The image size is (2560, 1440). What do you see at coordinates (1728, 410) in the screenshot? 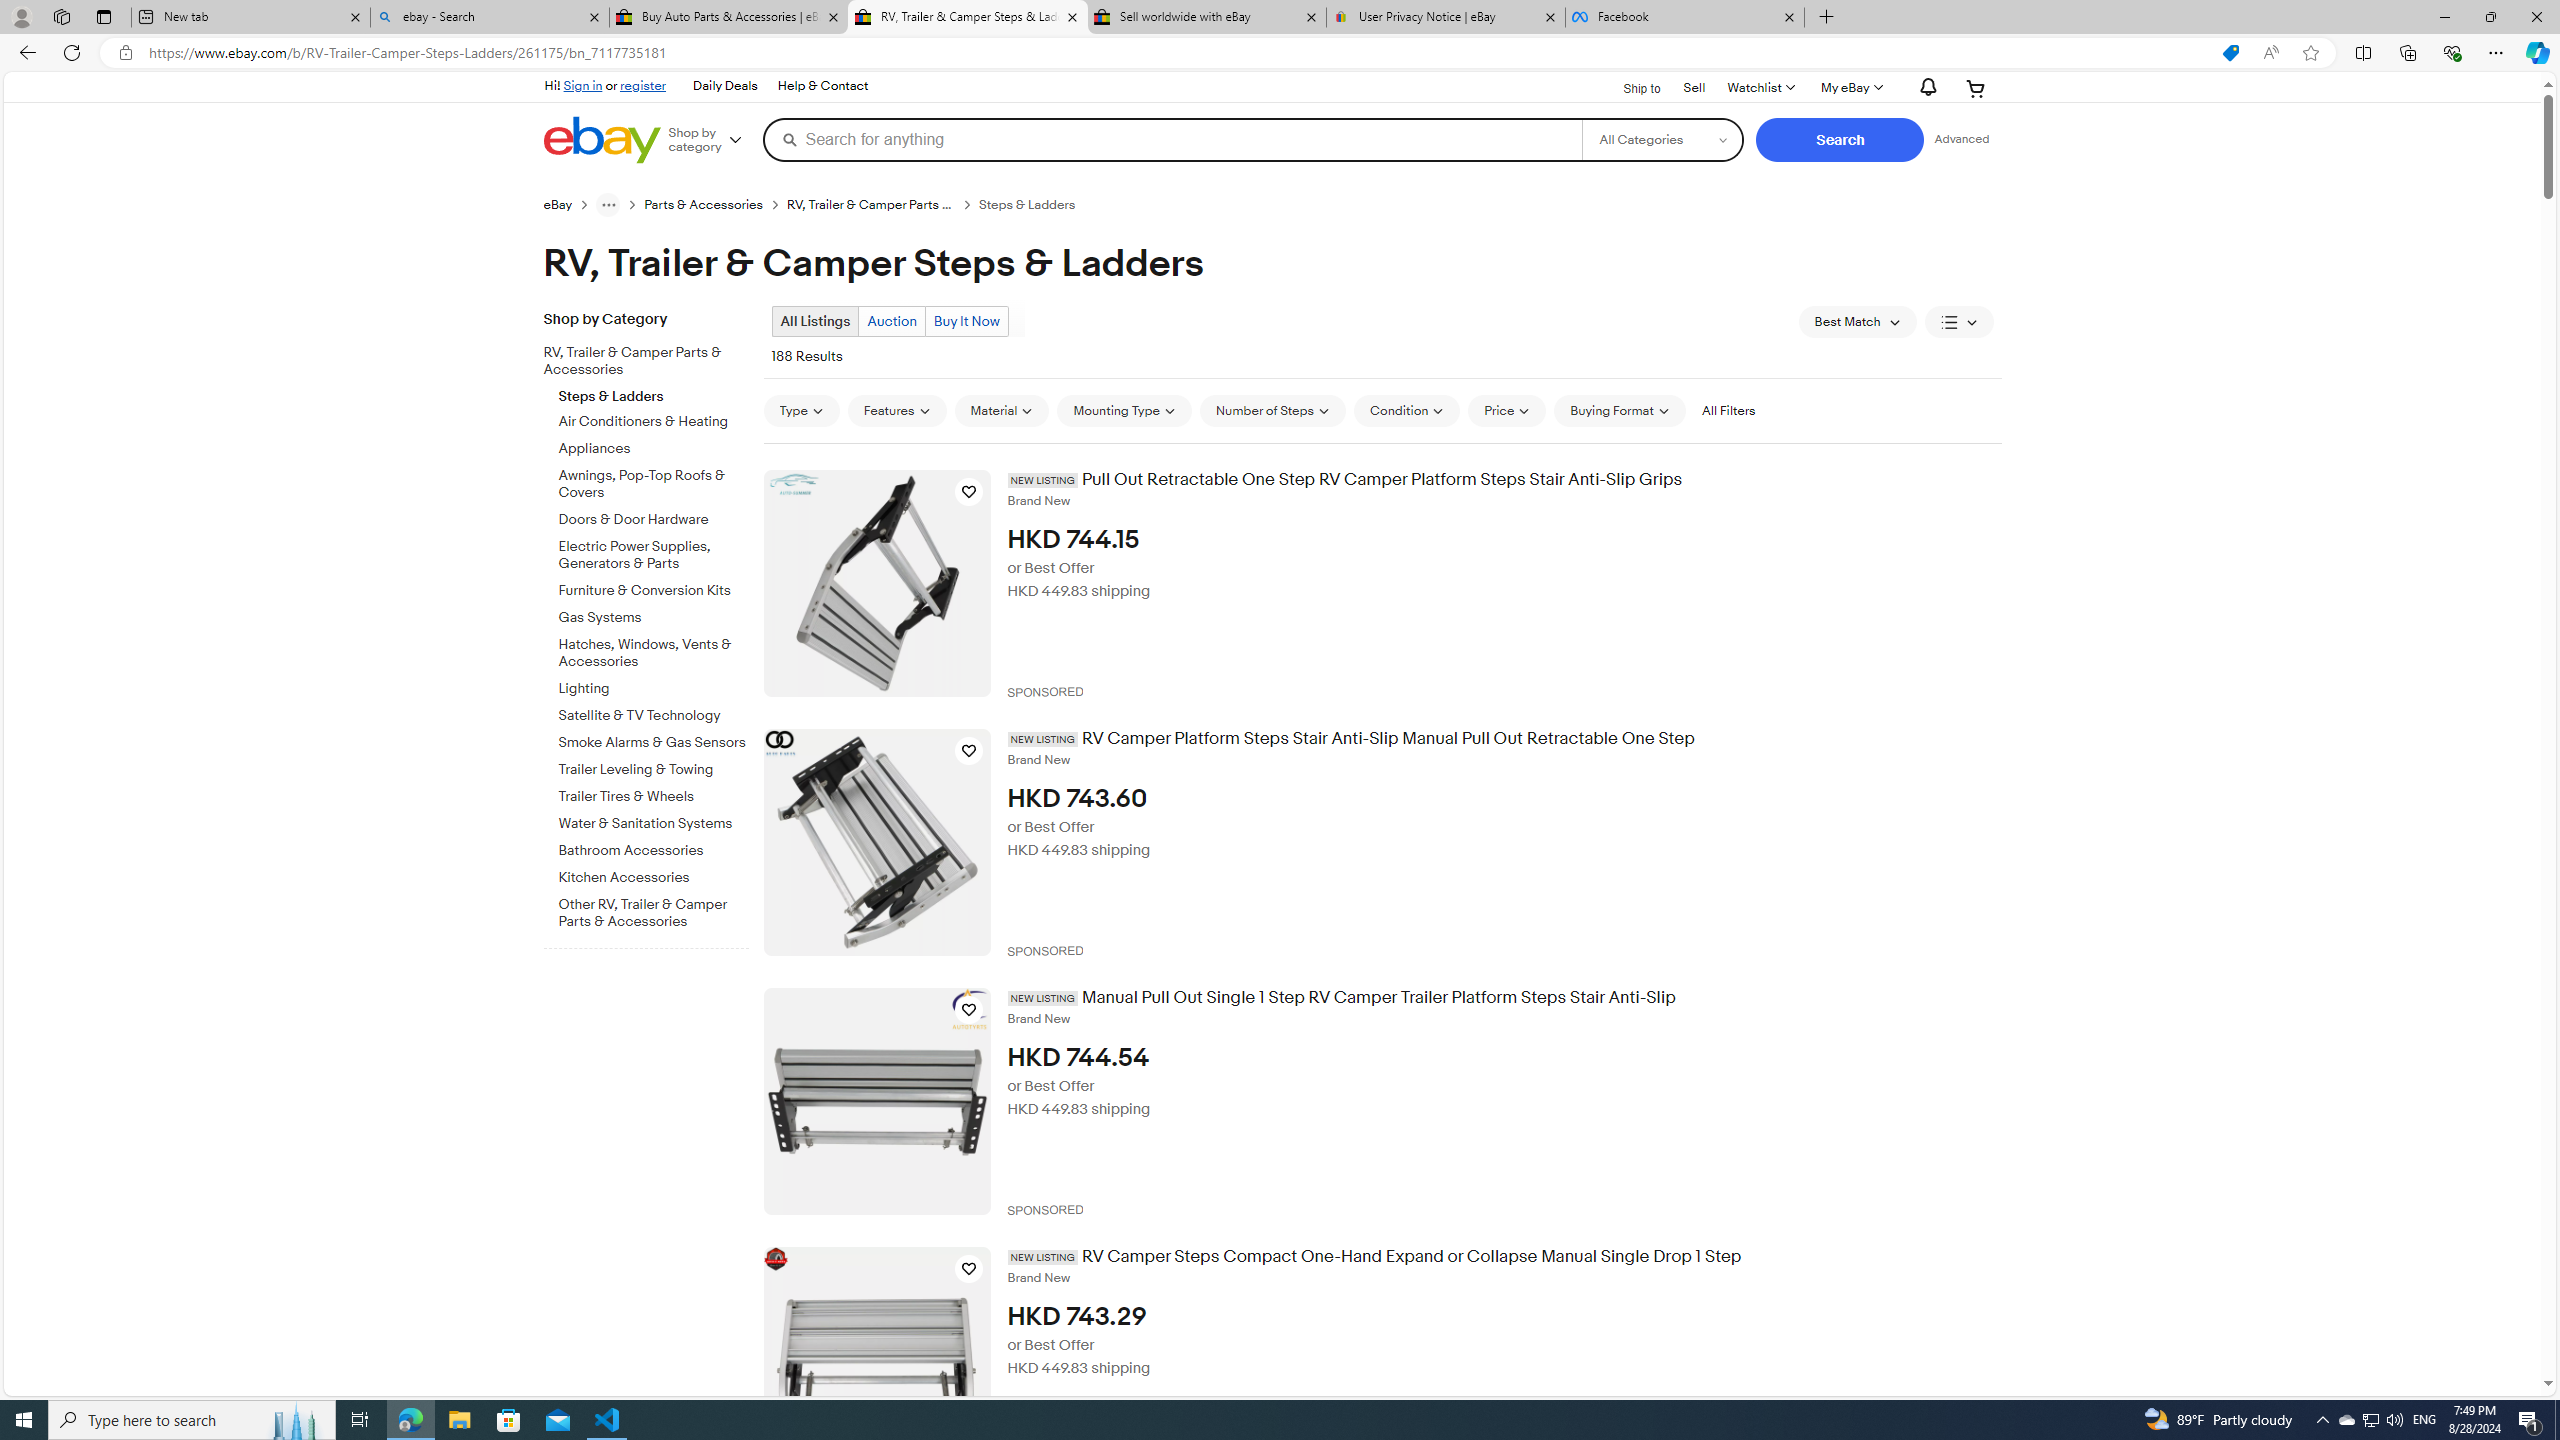
I see `'All Filters'` at bounding box center [1728, 410].